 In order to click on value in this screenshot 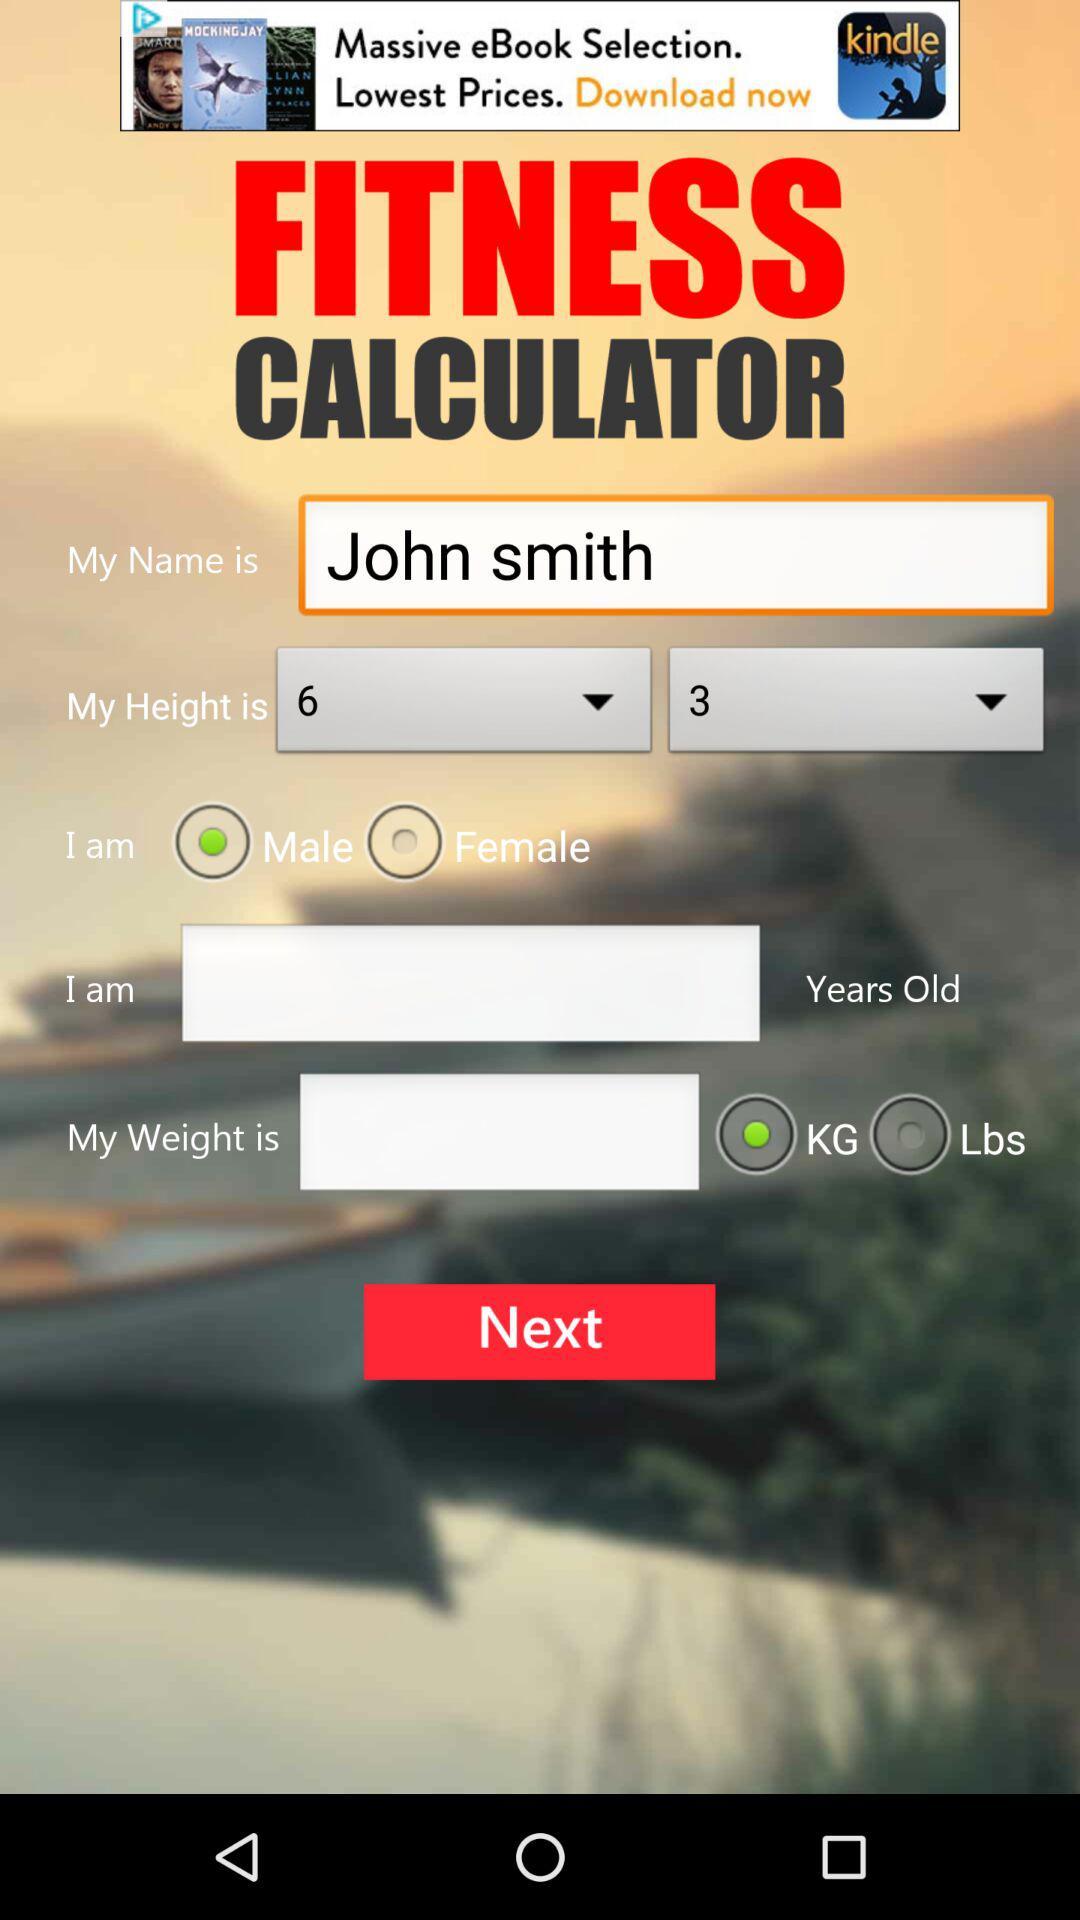, I will do `click(498, 1137)`.